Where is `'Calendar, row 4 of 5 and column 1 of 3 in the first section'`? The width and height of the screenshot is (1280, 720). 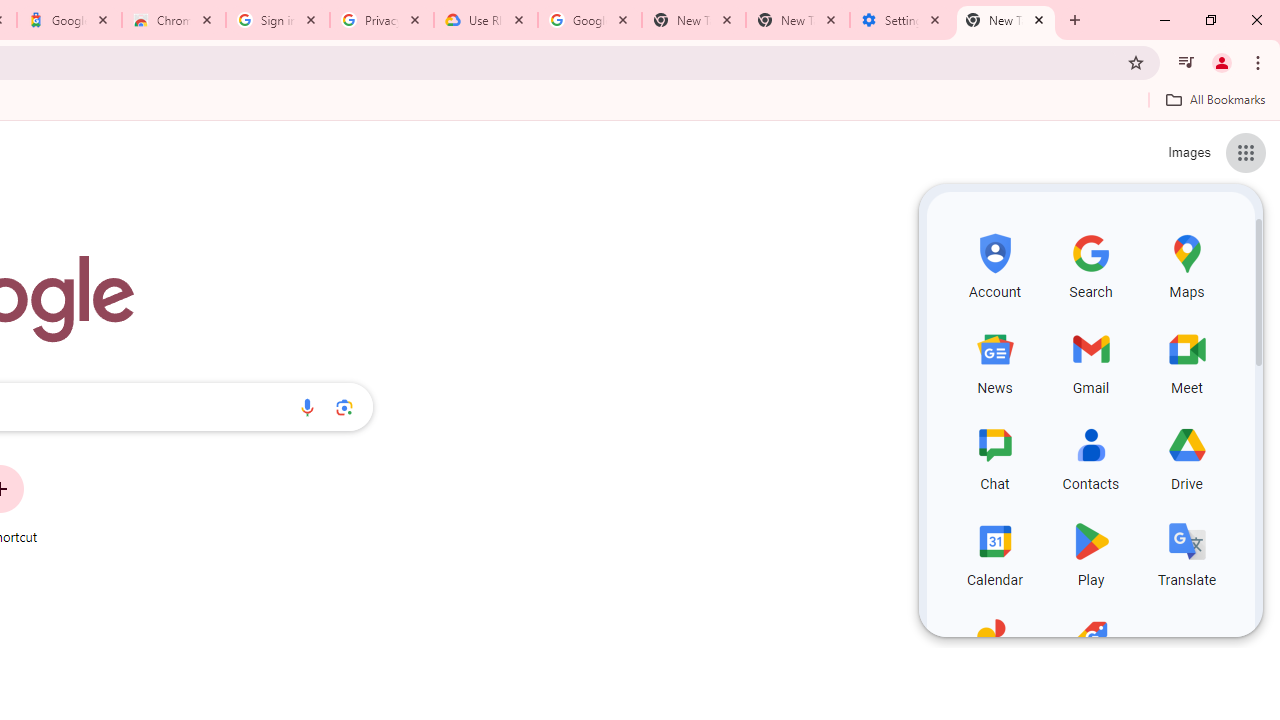 'Calendar, row 4 of 5 and column 1 of 3 in the first section' is located at coordinates (995, 551).